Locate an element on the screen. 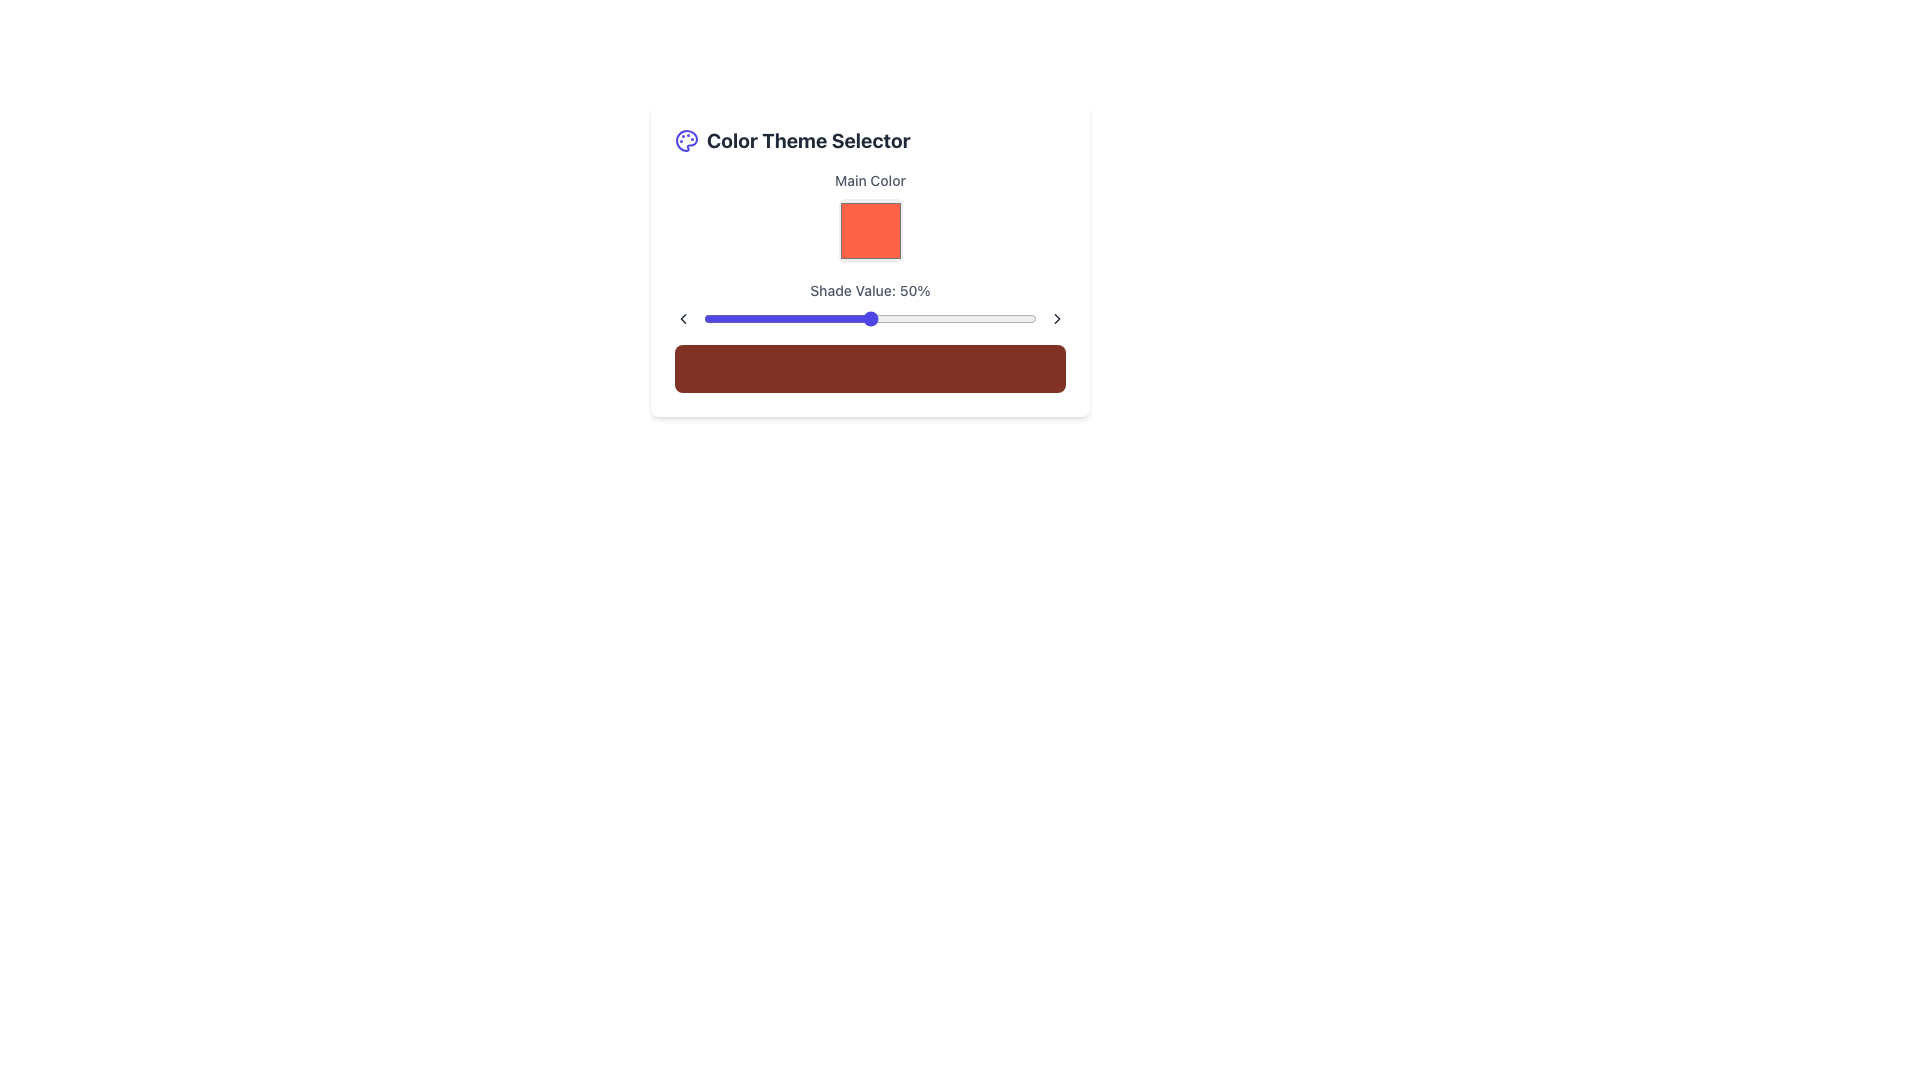 This screenshot has height=1080, width=1920. the shade value is located at coordinates (970, 318).